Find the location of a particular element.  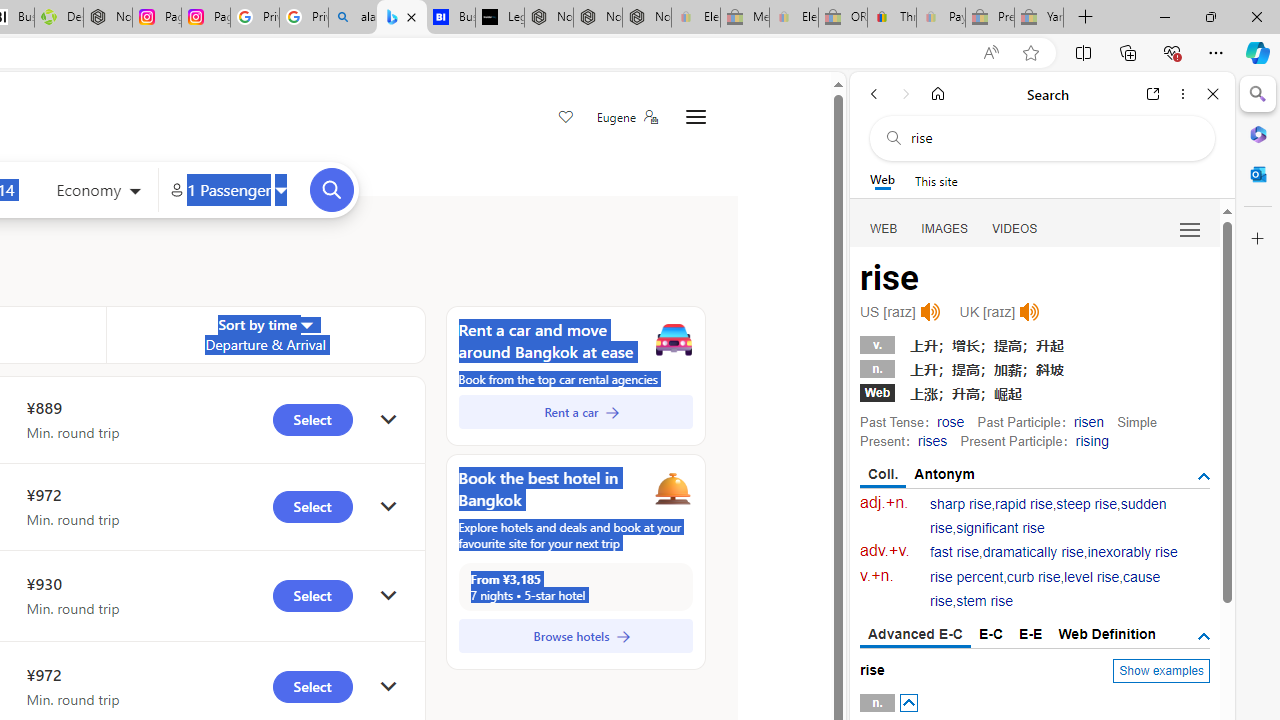

'Antonym' is located at coordinates (944, 474).